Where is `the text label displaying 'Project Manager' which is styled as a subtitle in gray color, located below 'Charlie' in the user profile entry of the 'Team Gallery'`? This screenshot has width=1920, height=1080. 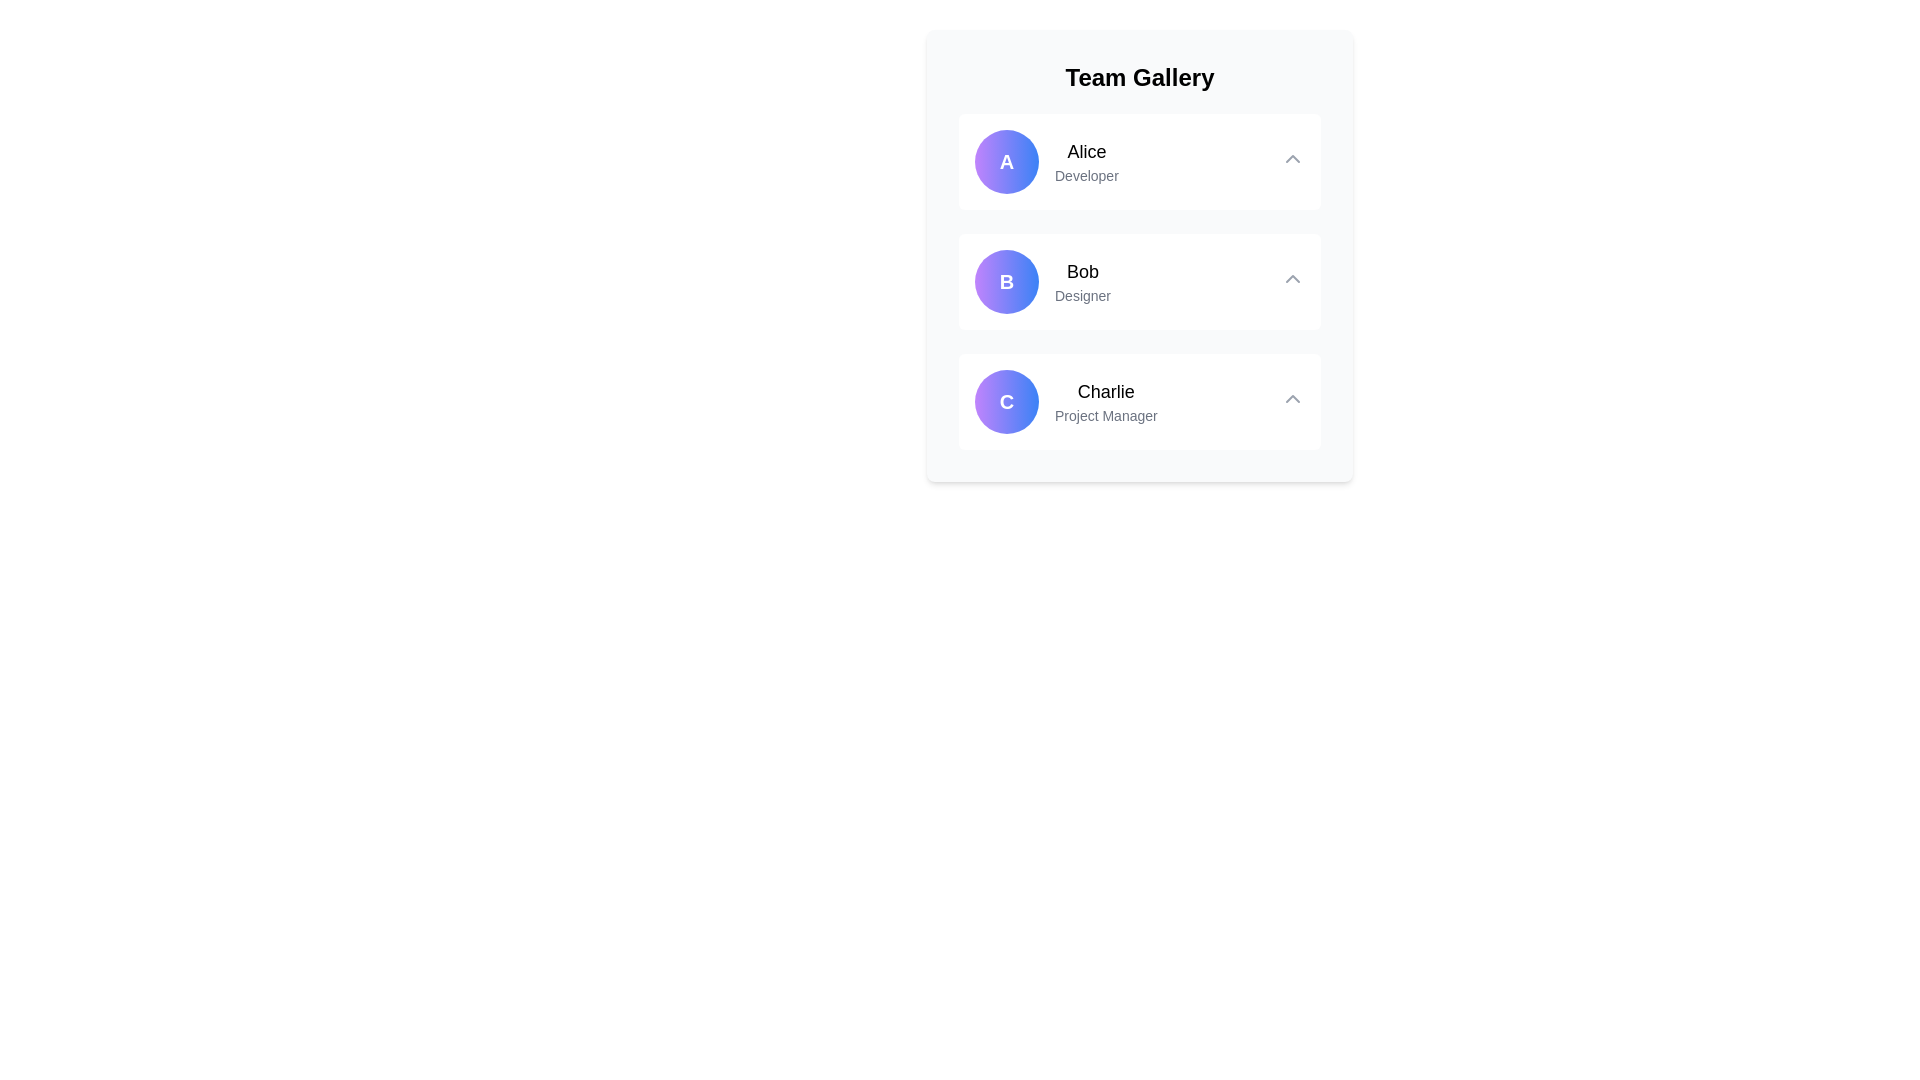 the text label displaying 'Project Manager' which is styled as a subtitle in gray color, located below 'Charlie' in the user profile entry of the 'Team Gallery' is located at coordinates (1105, 415).